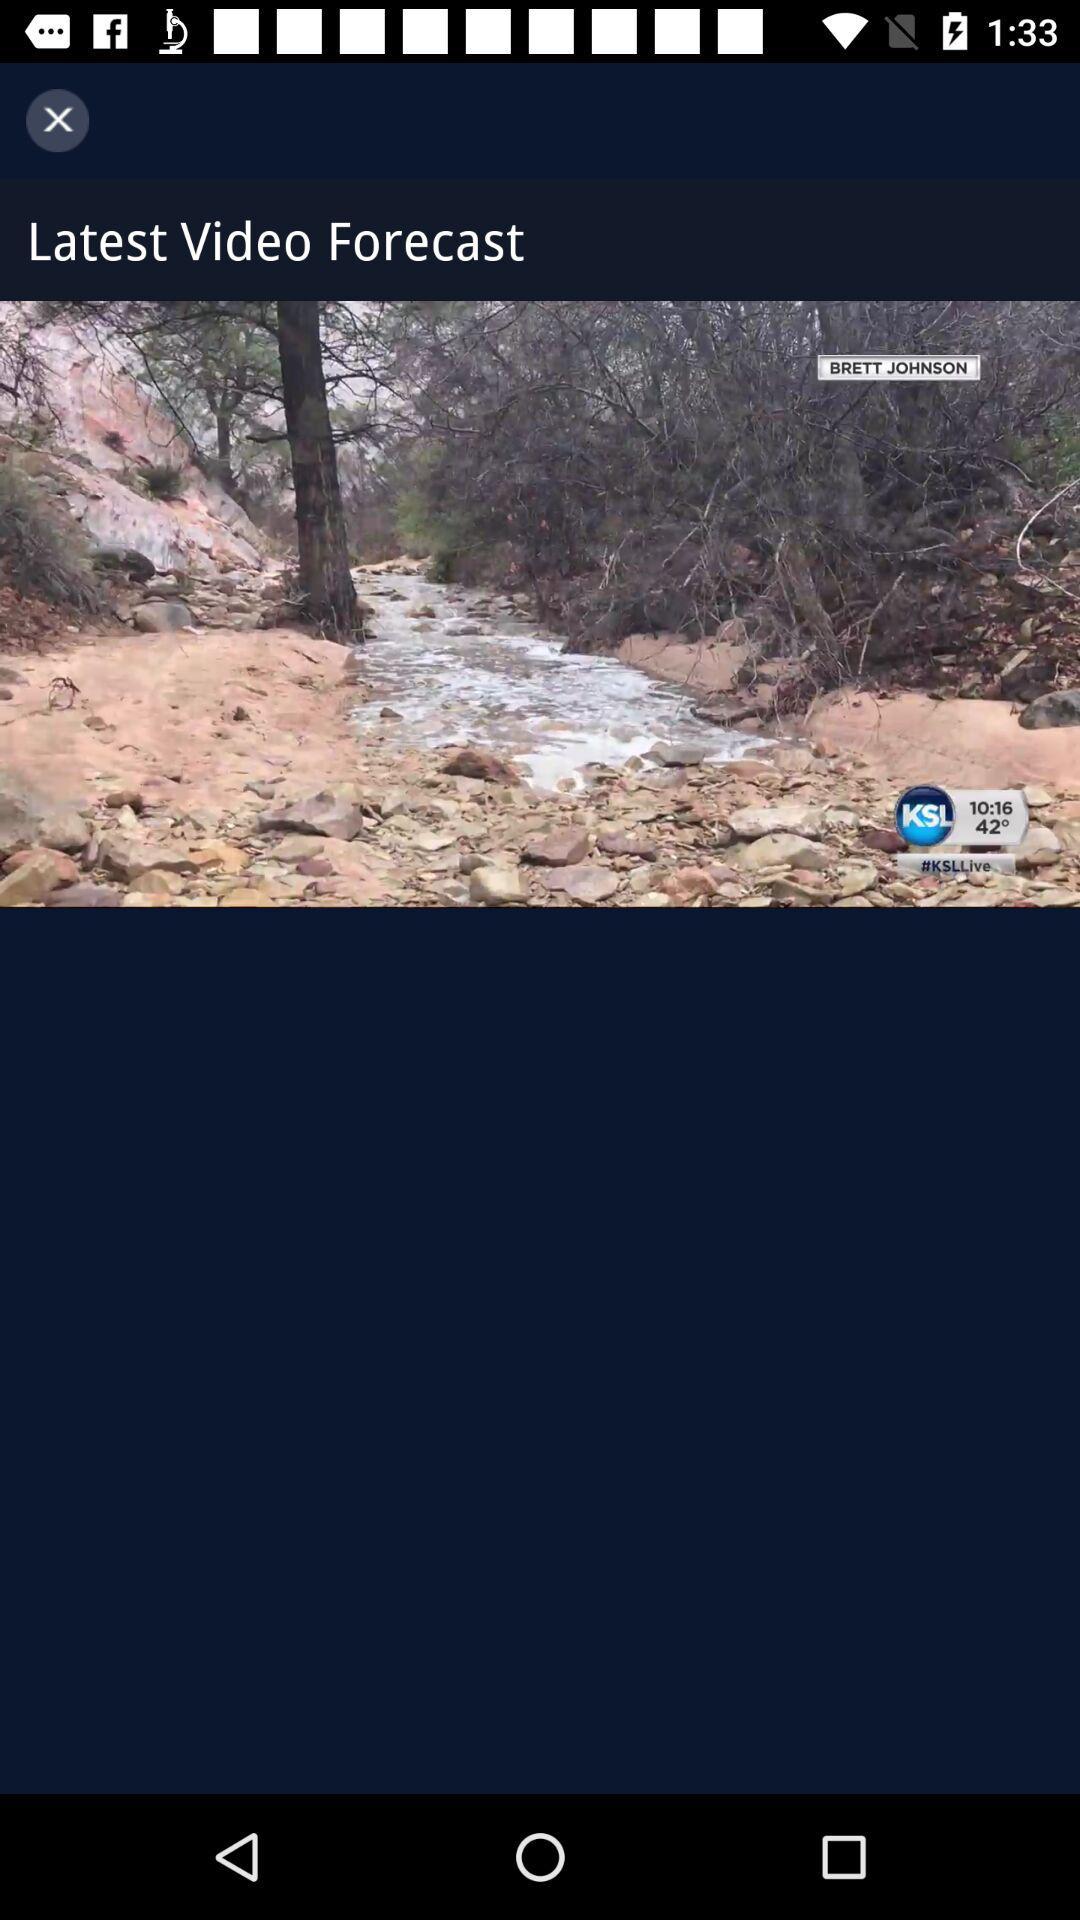 This screenshot has height=1920, width=1080. Describe the element at coordinates (56, 119) in the screenshot. I see `the close icon` at that location.